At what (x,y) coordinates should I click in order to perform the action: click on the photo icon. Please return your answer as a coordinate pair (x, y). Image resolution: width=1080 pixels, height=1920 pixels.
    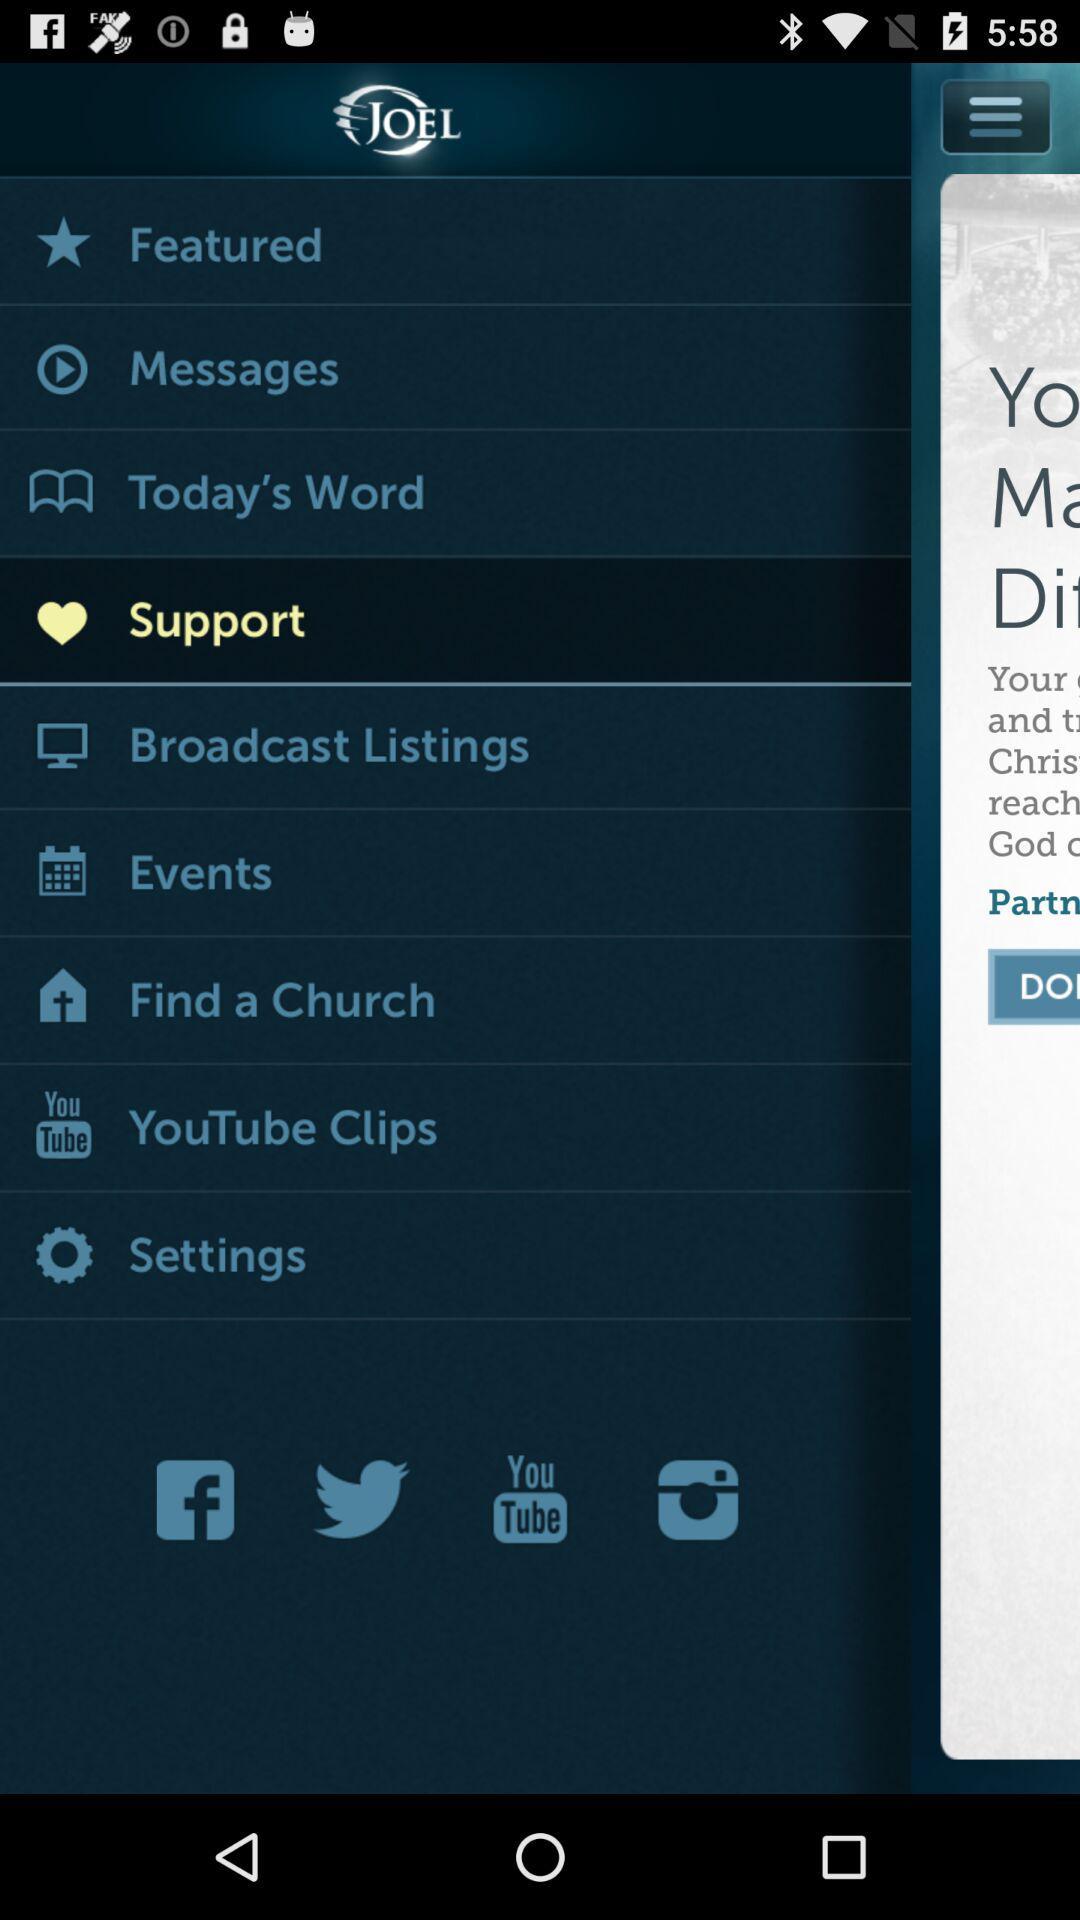
    Looking at the image, I should click on (697, 1605).